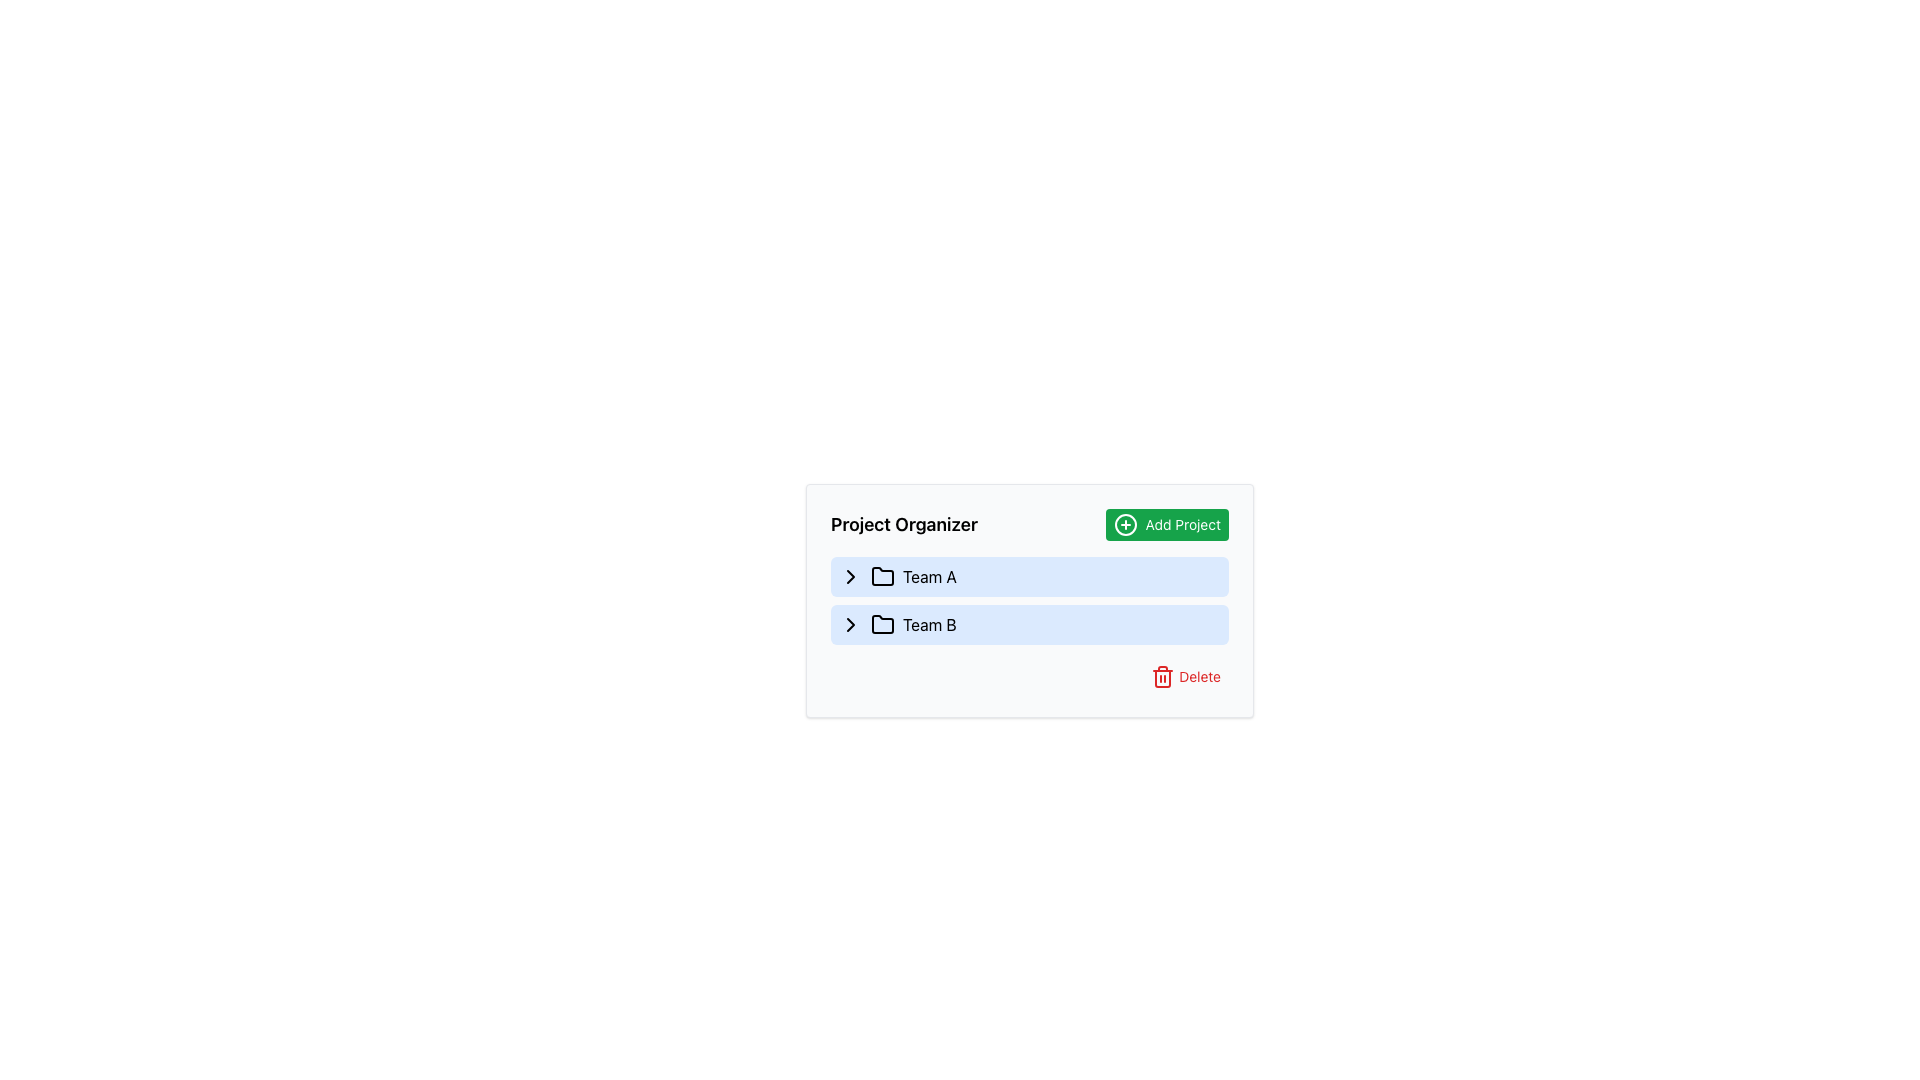 Image resolution: width=1920 pixels, height=1080 pixels. What do you see at coordinates (882, 623) in the screenshot?
I see `the second folder icon in the 'Project Organizer' list, associated with the project labeled 'Team B'` at bounding box center [882, 623].